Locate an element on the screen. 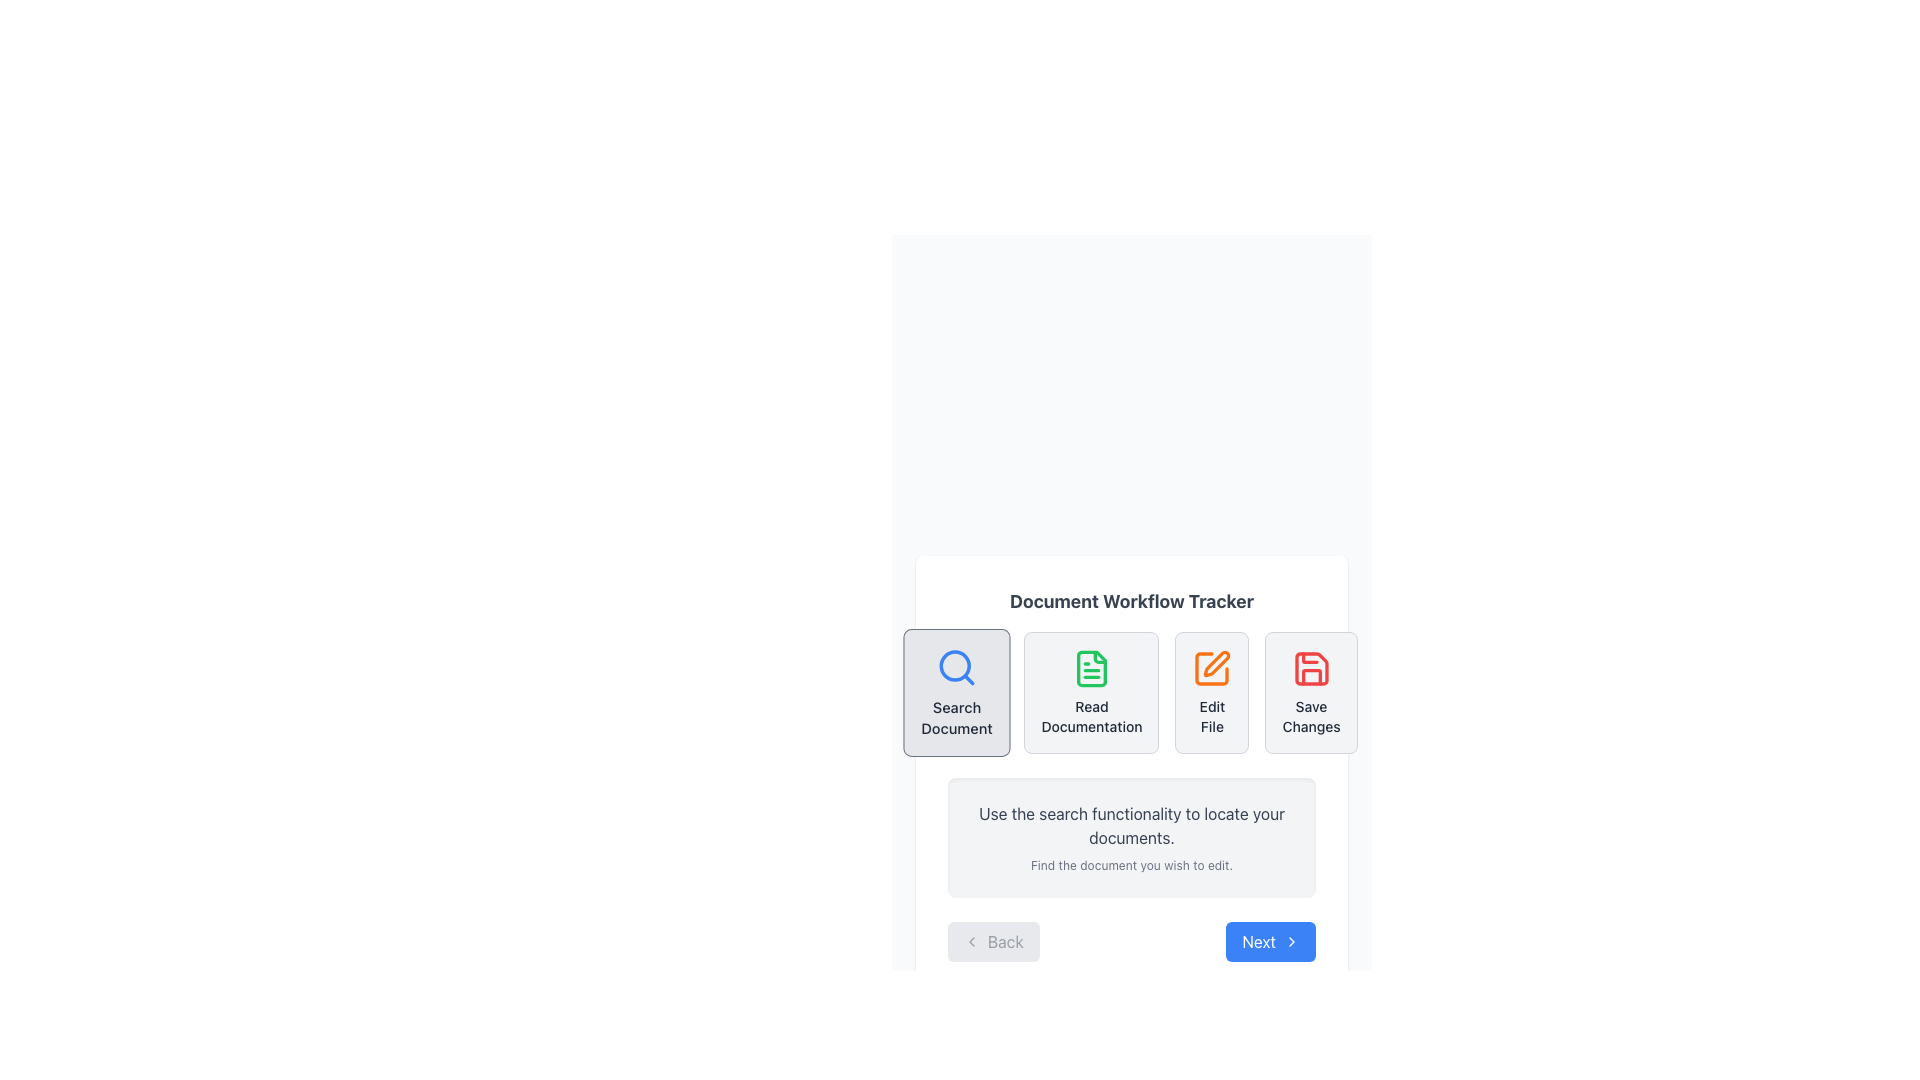 The height and width of the screenshot is (1080, 1920). the graphical vector element representing the save icon, which is located at the bottom part of the save icon in the rightmost section of the top row of icons is located at coordinates (1311, 676).